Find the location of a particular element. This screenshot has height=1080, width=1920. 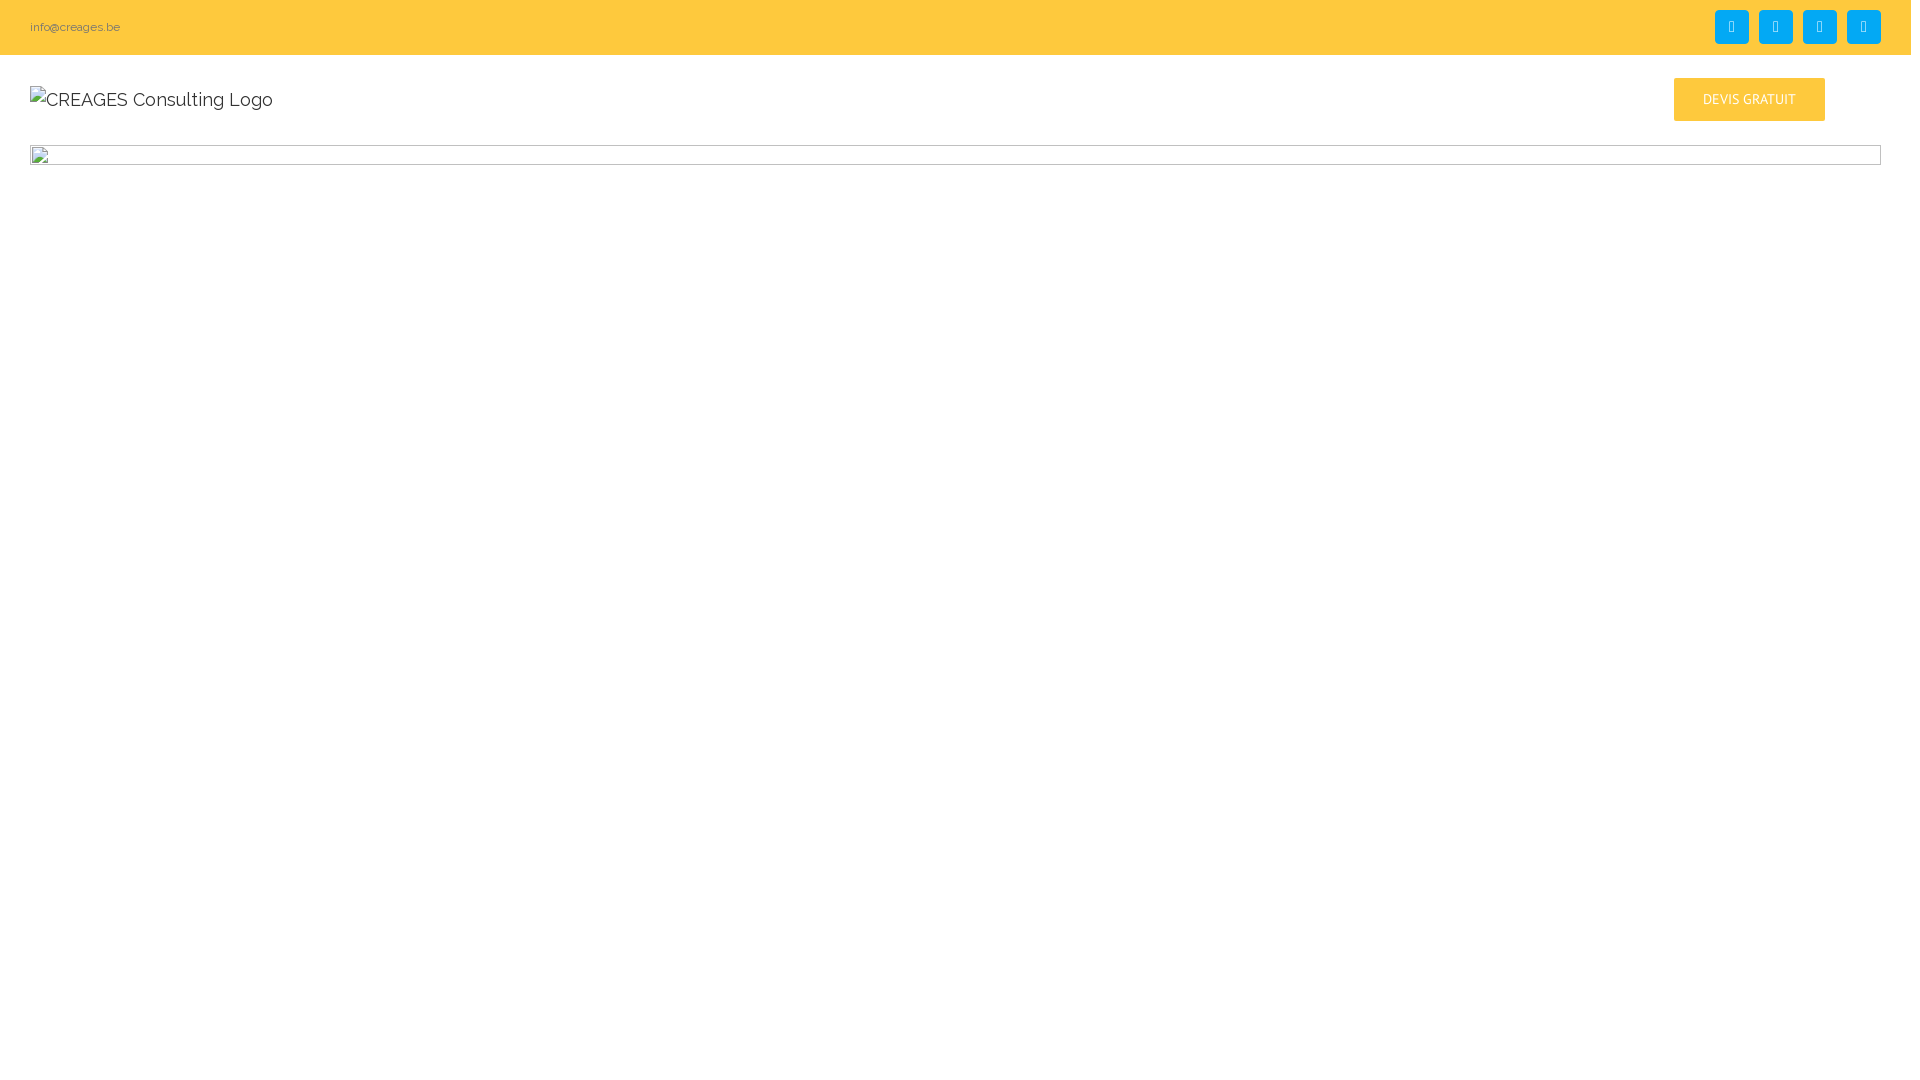

'COACHING' is located at coordinates (1287, 97).